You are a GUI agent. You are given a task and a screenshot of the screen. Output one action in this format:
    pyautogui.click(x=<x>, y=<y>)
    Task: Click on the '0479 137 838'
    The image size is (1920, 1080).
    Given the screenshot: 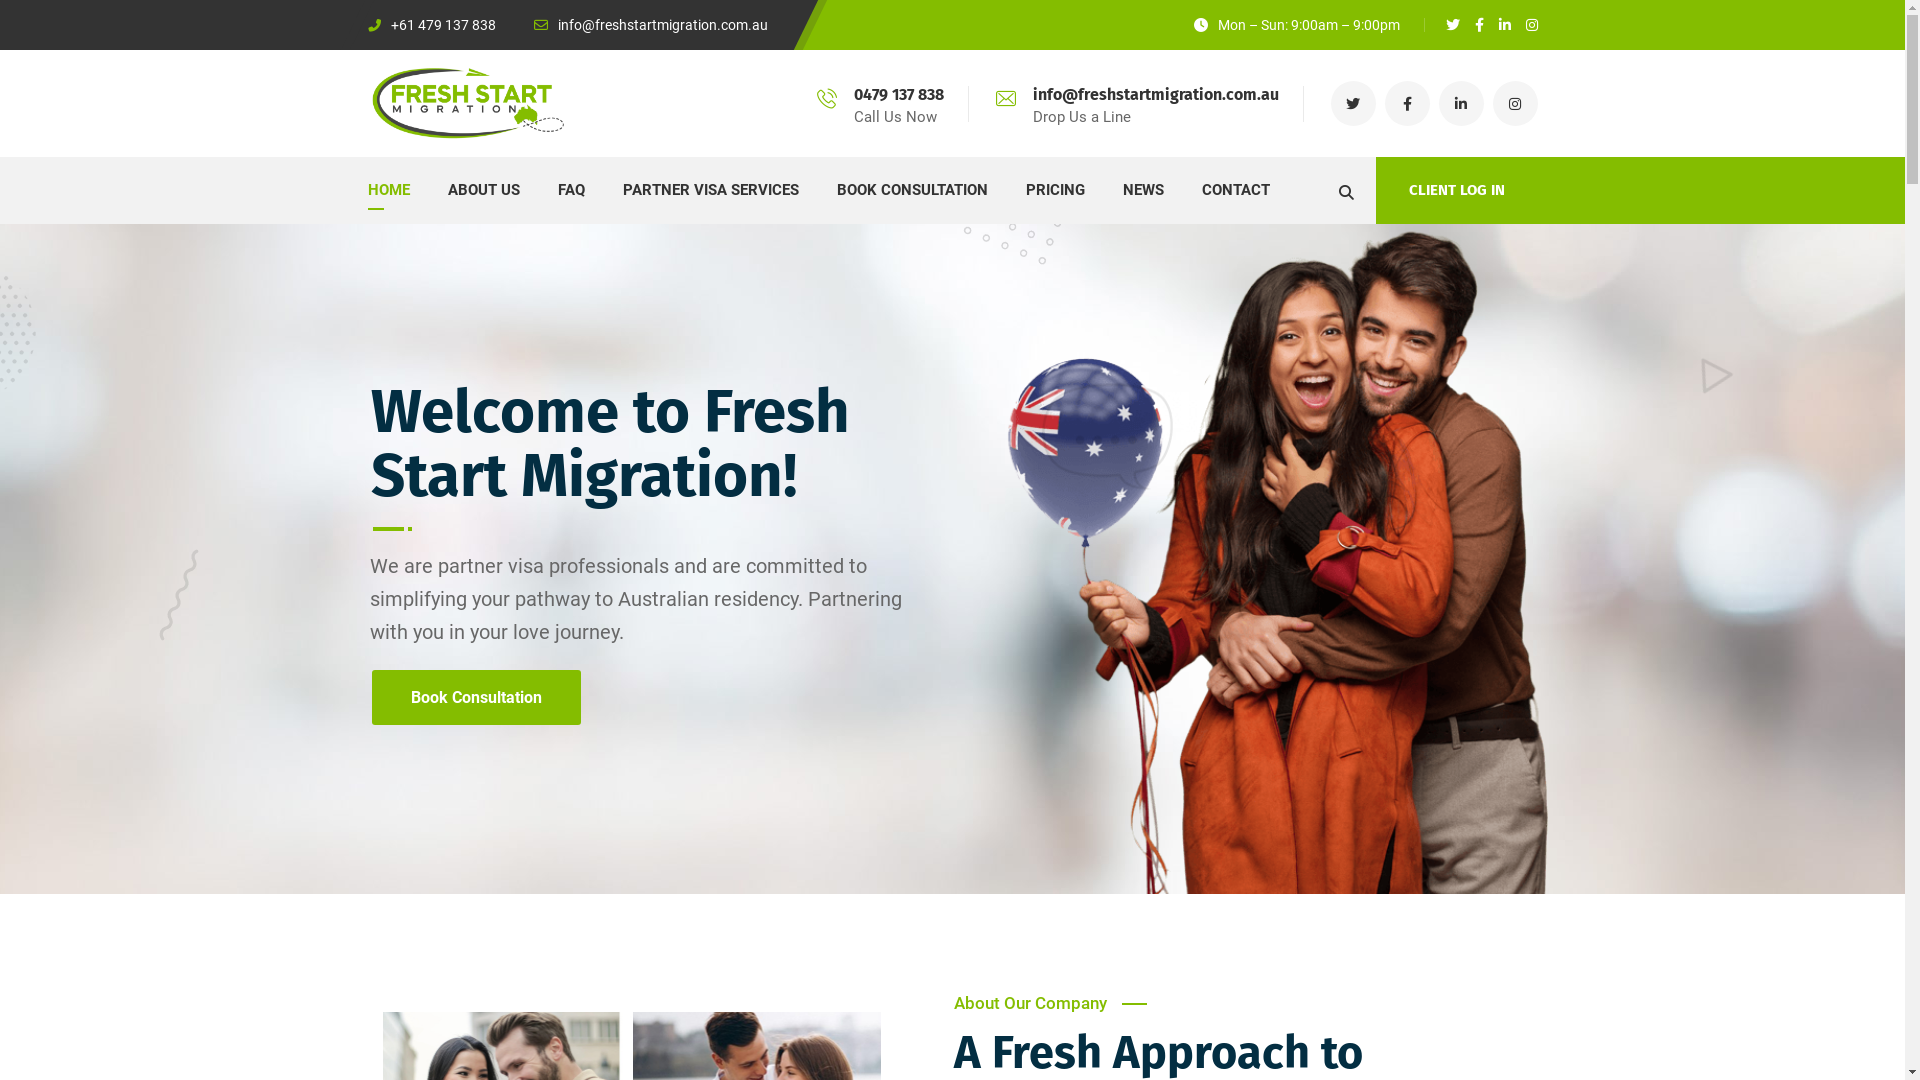 What is the action you would take?
    pyautogui.click(x=897, y=94)
    